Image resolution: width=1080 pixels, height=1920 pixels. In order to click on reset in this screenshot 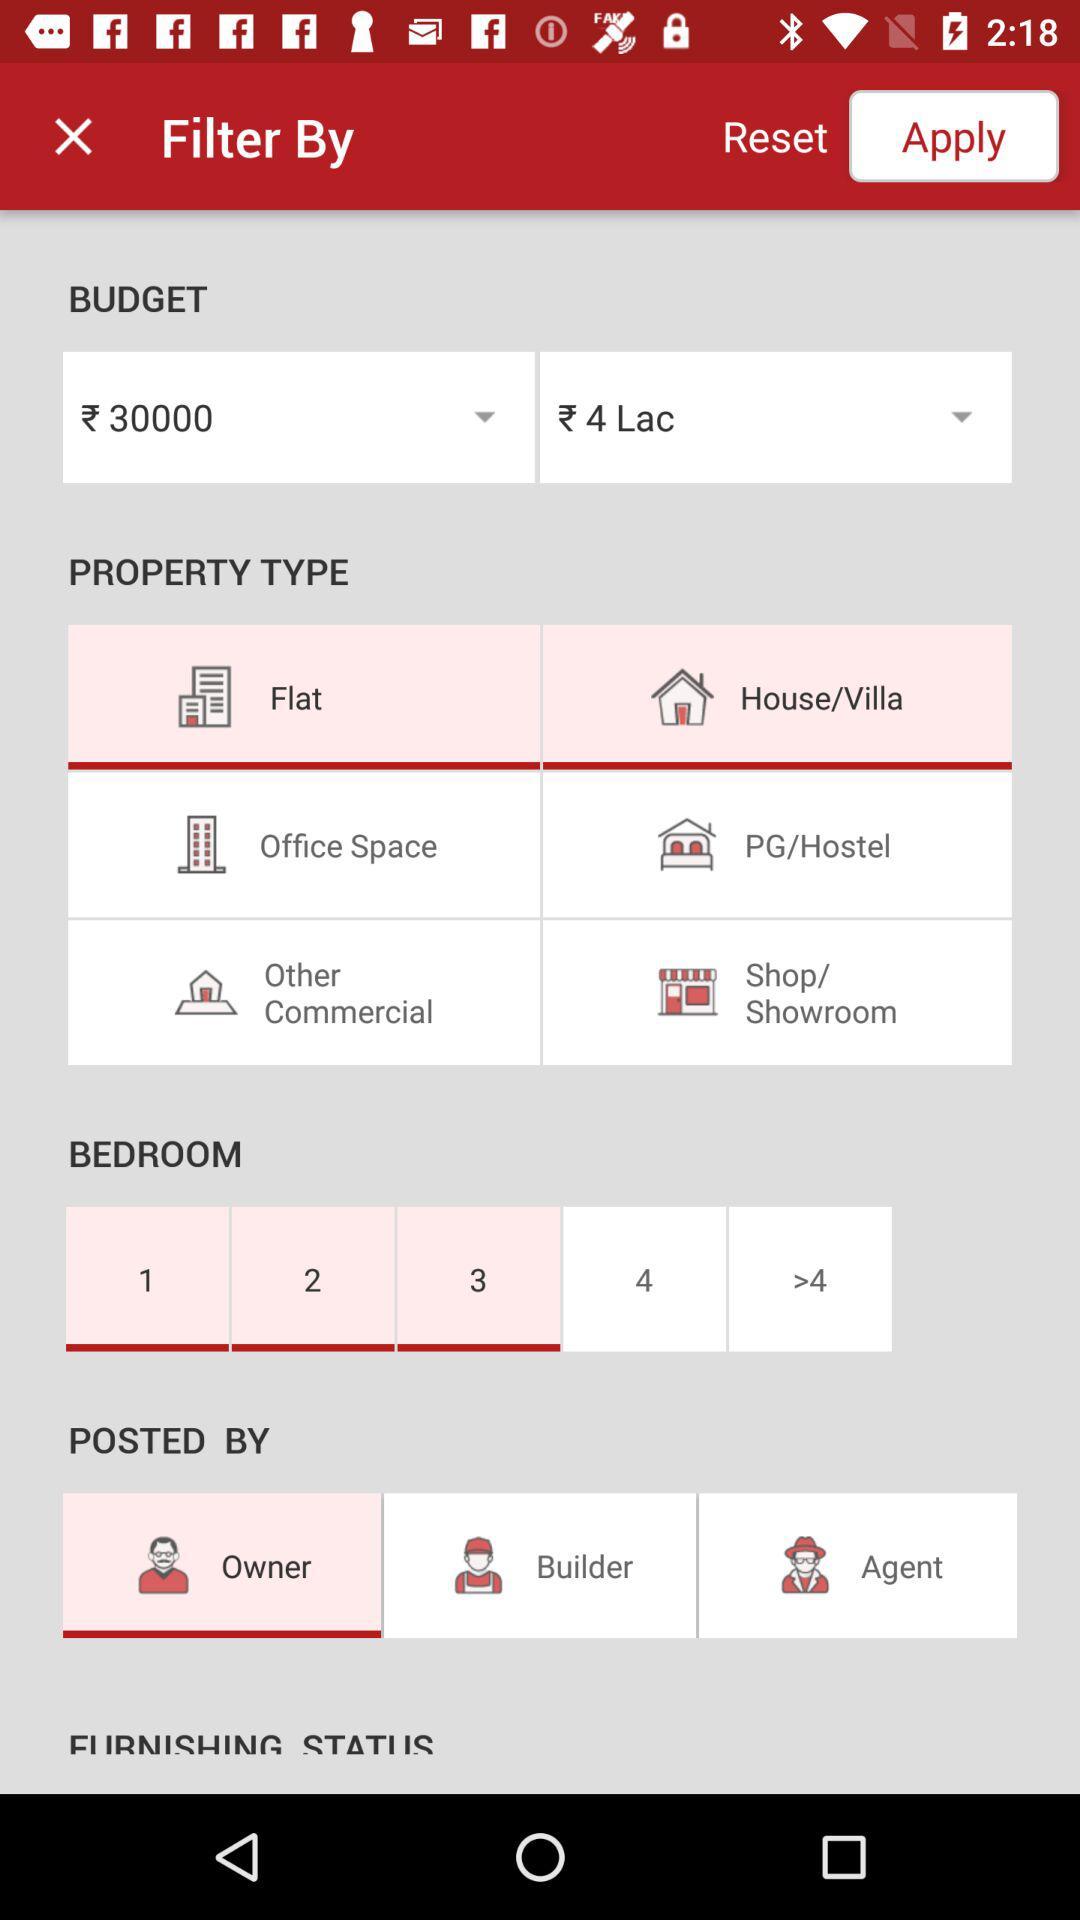, I will do `click(774, 135)`.